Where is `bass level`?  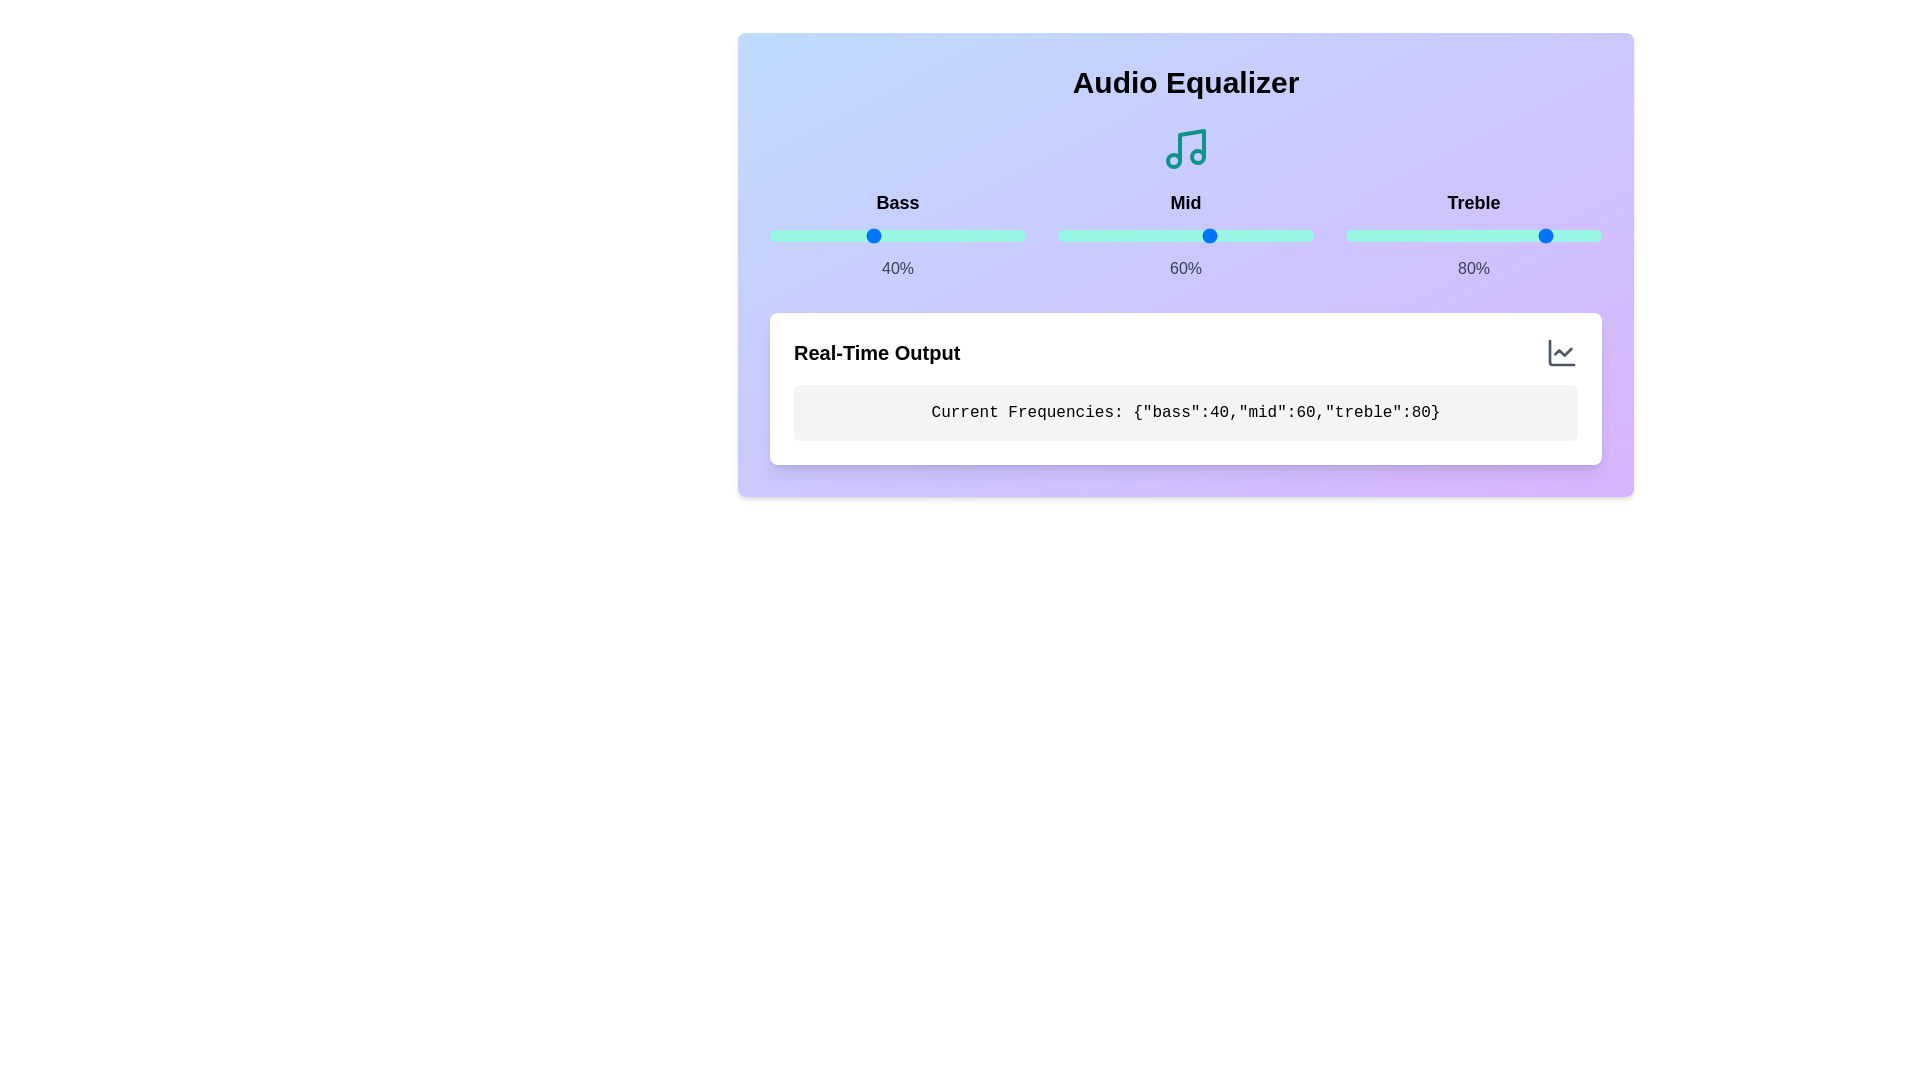
bass level is located at coordinates (984, 234).